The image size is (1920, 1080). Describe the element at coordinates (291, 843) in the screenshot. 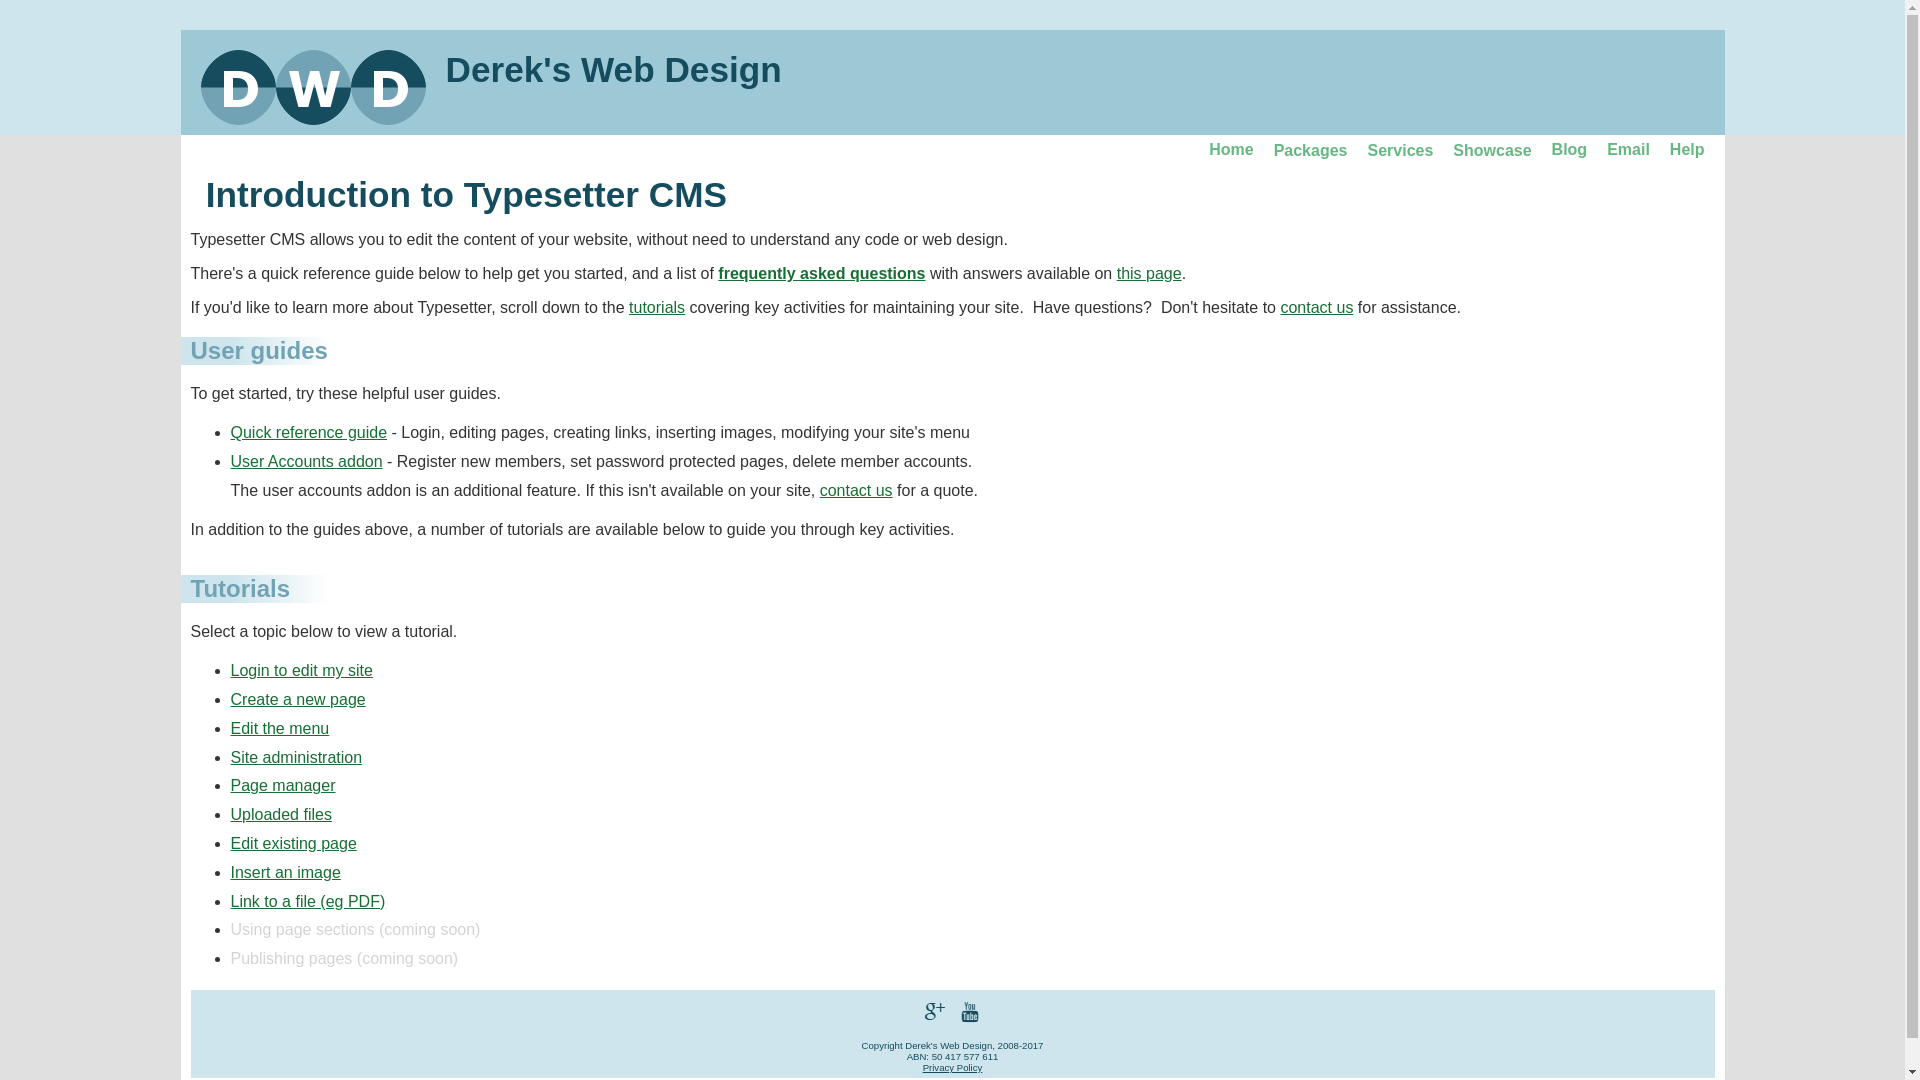

I see `'Edit existing page'` at that location.